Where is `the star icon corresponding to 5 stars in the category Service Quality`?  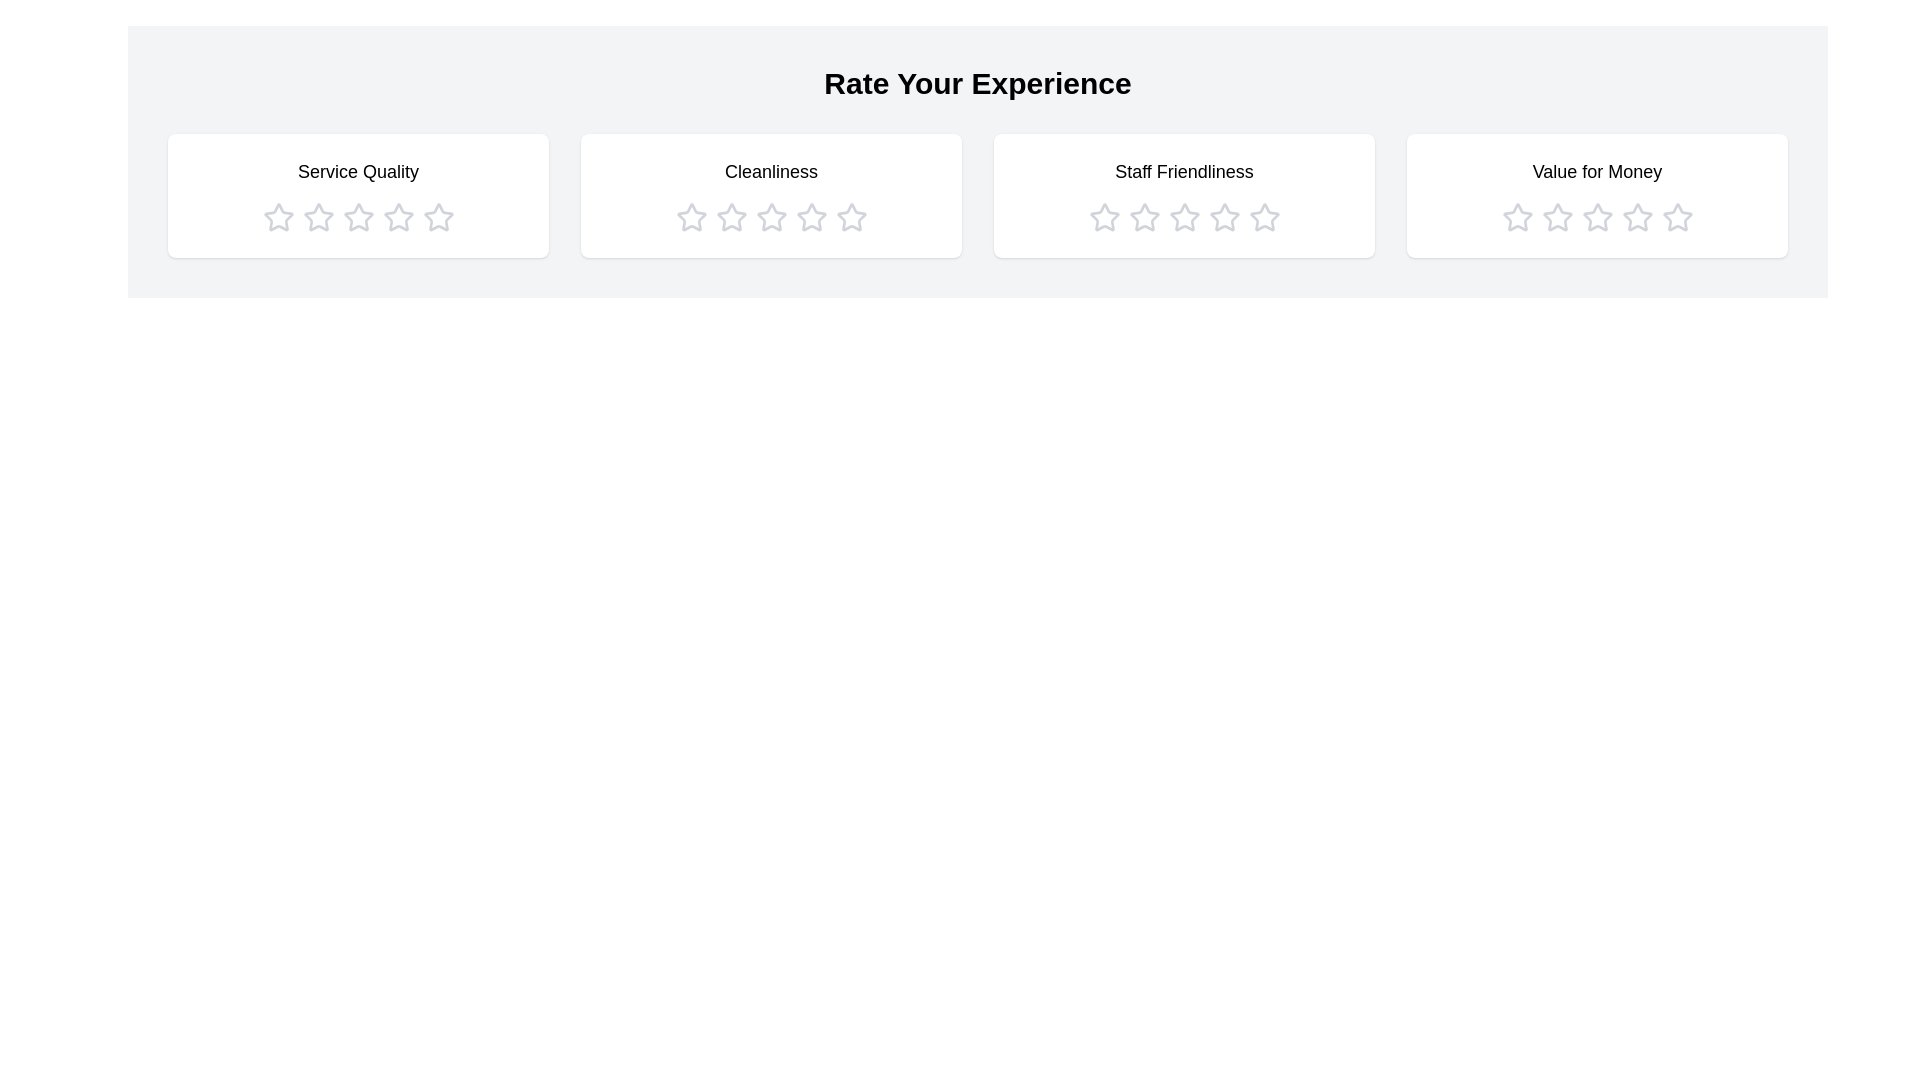
the star icon corresponding to 5 stars in the category Service Quality is located at coordinates (437, 218).